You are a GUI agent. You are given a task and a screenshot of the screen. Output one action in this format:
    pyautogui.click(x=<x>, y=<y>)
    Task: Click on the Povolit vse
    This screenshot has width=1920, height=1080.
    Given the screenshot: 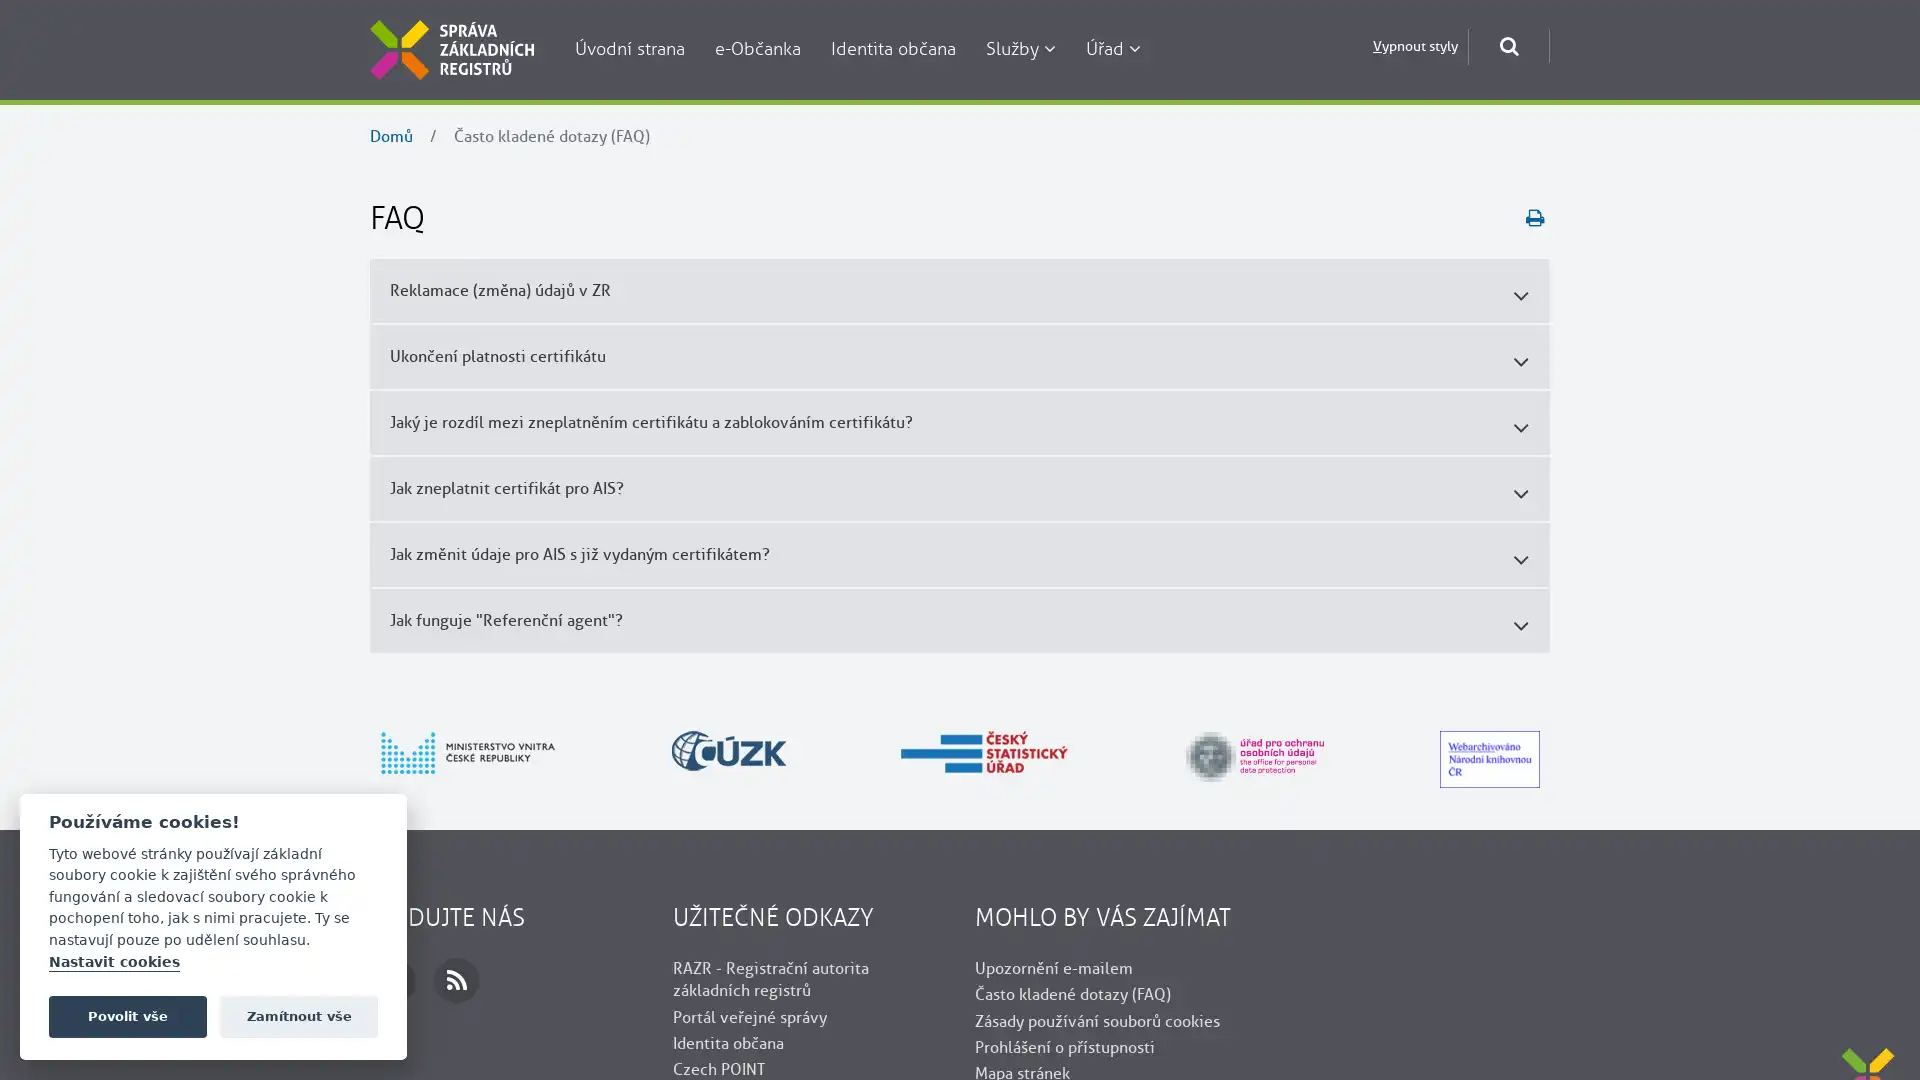 What is the action you would take?
    pyautogui.click(x=126, y=1015)
    